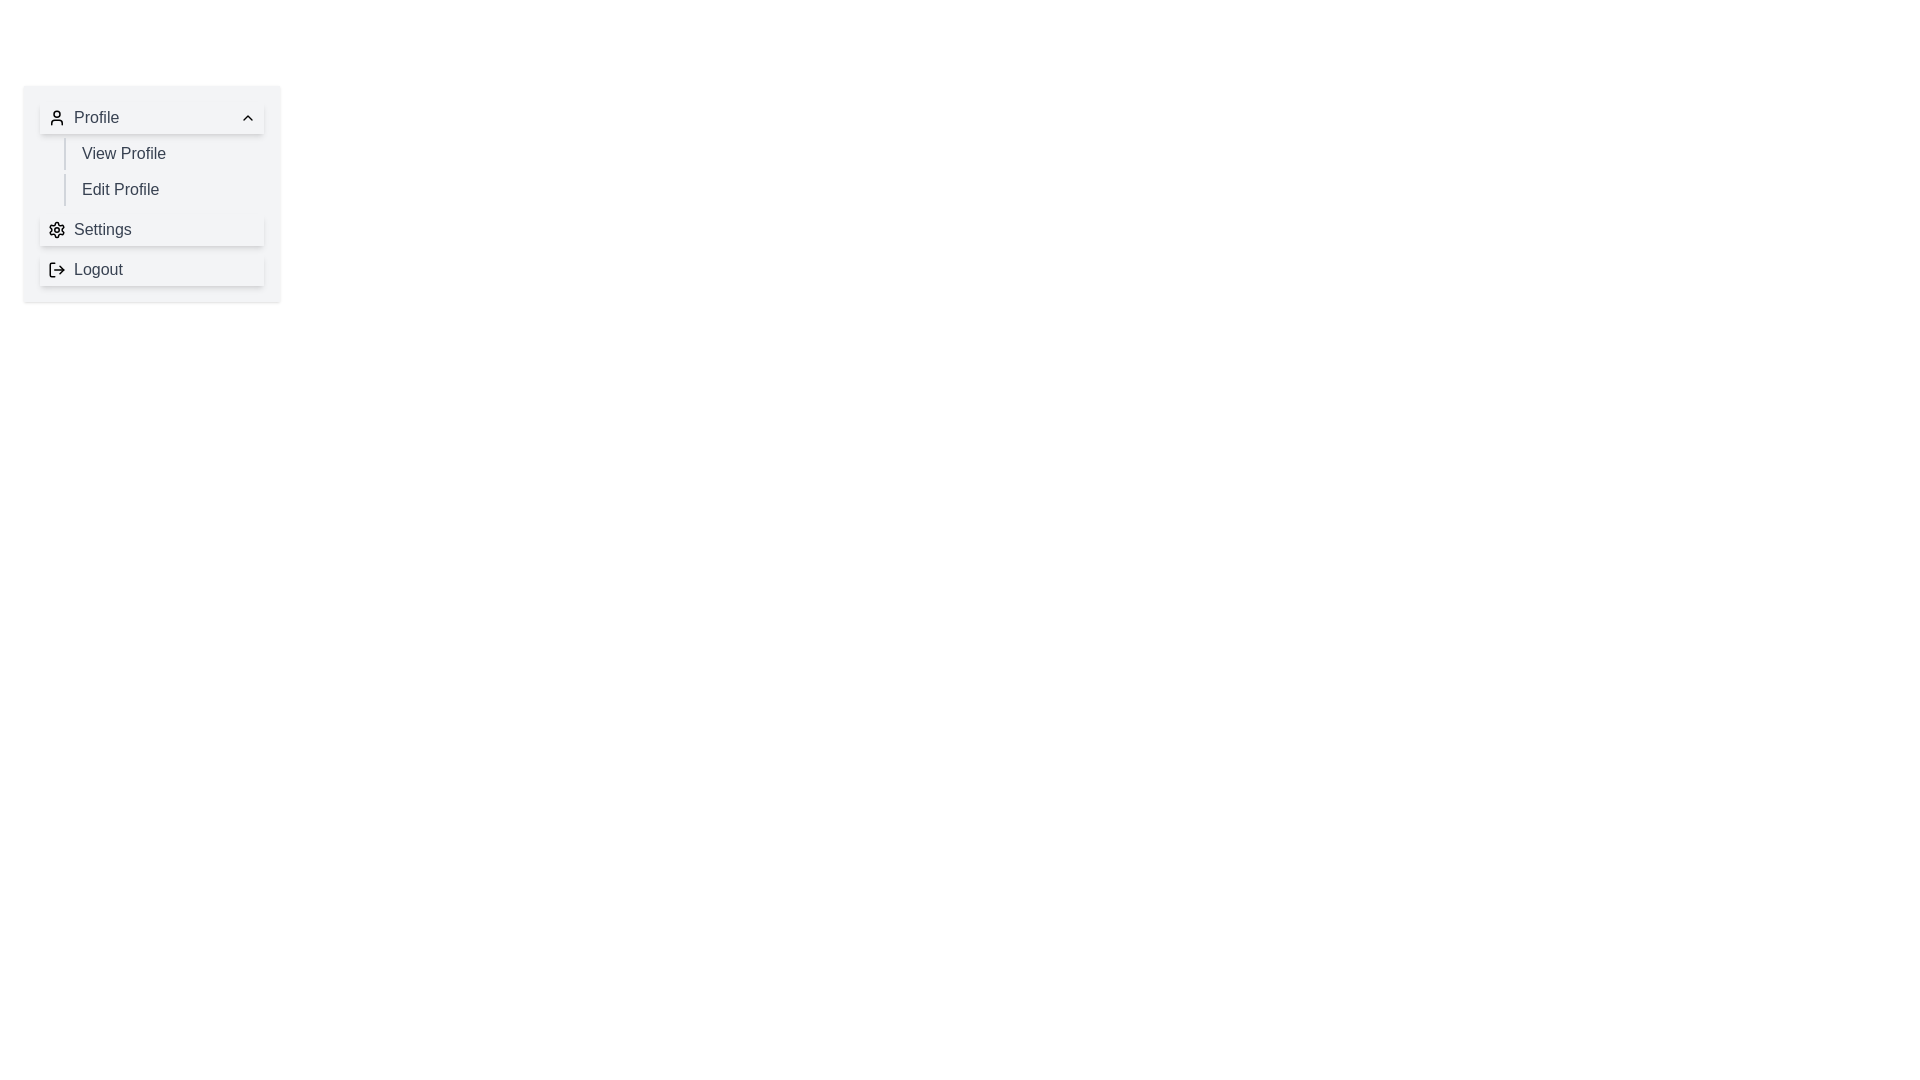 Image resolution: width=1920 pixels, height=1080 pixels. I want to click on the navigational menu or sidebar containing options like 'Profile', 'View Profile', 'Edit Profile', 'Settings', and 'Logout' via keyboard navigation, so click(151, 193).